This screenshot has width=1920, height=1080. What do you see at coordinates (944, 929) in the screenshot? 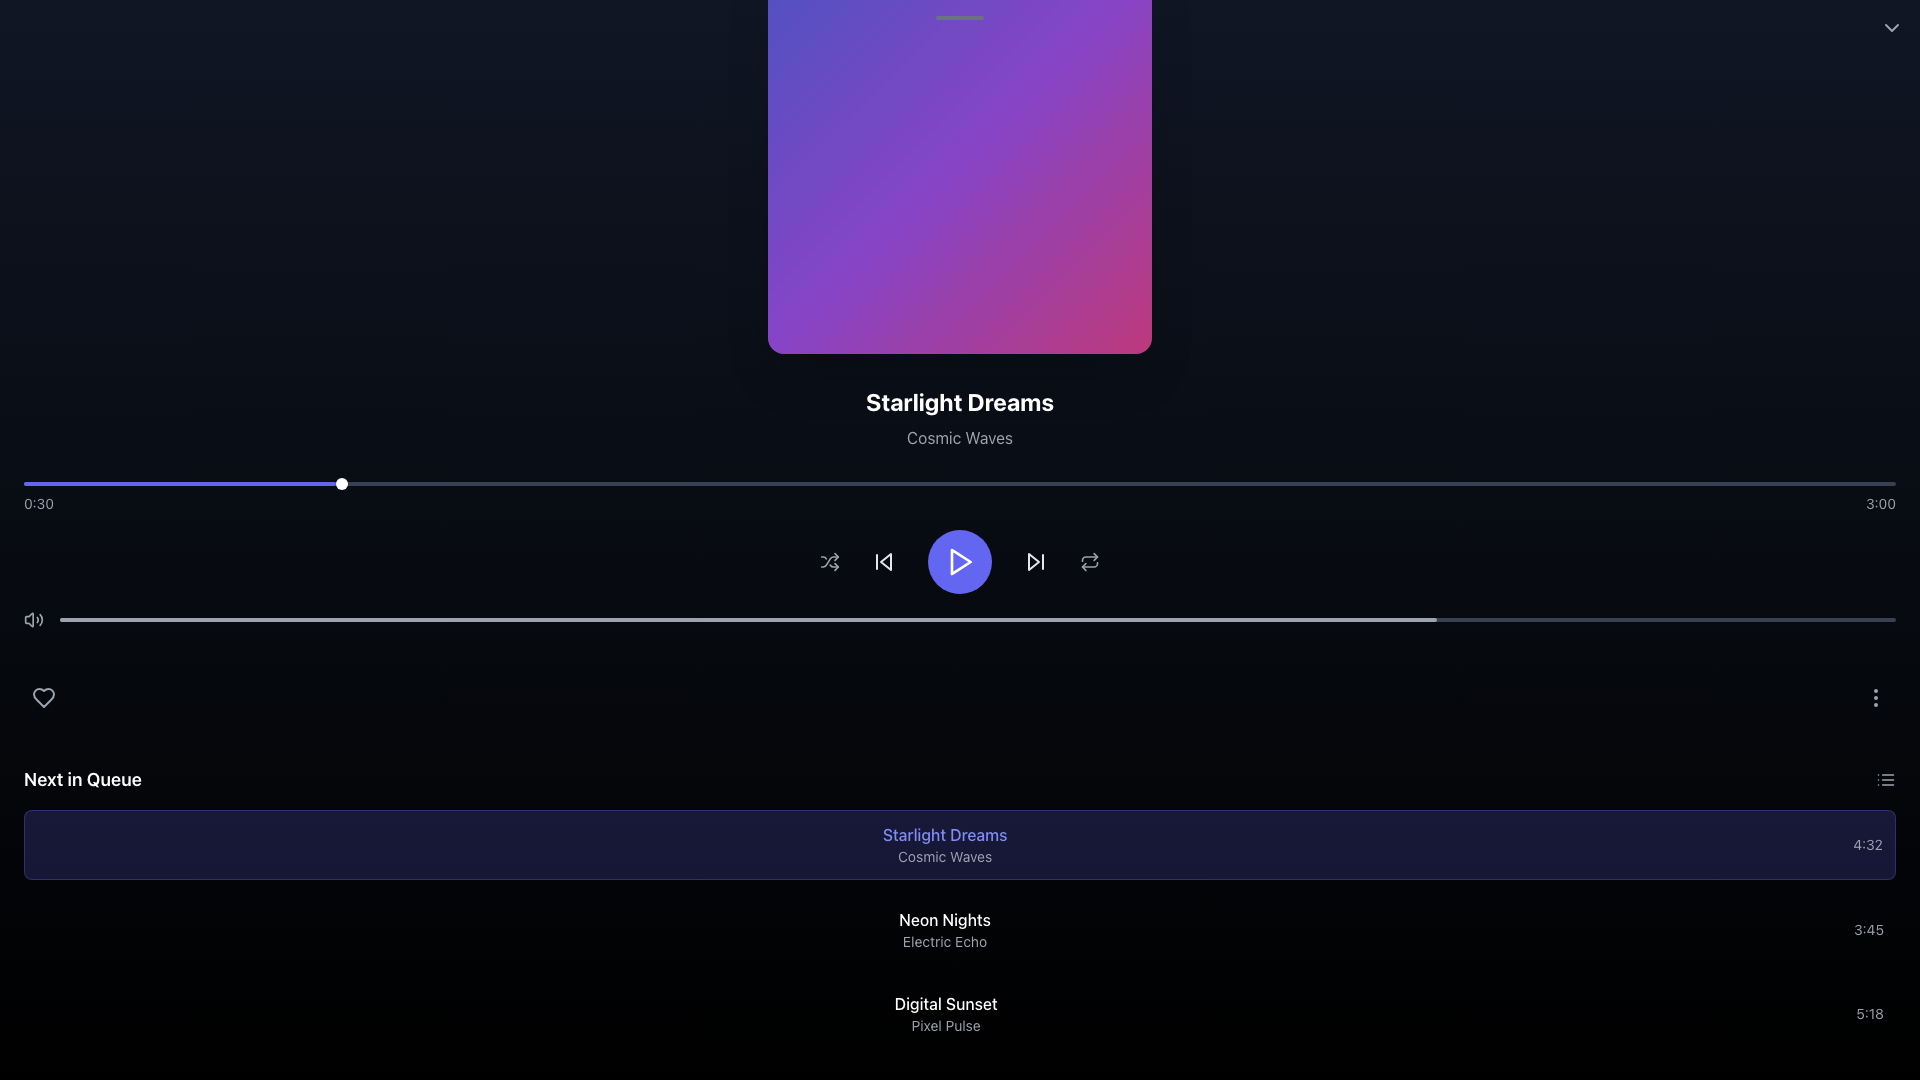
I see `the text-based display element listing item details, specifically the one with the title 'Neon Nights' and description 'Electric Echo'` at bounding box center [944, 929].